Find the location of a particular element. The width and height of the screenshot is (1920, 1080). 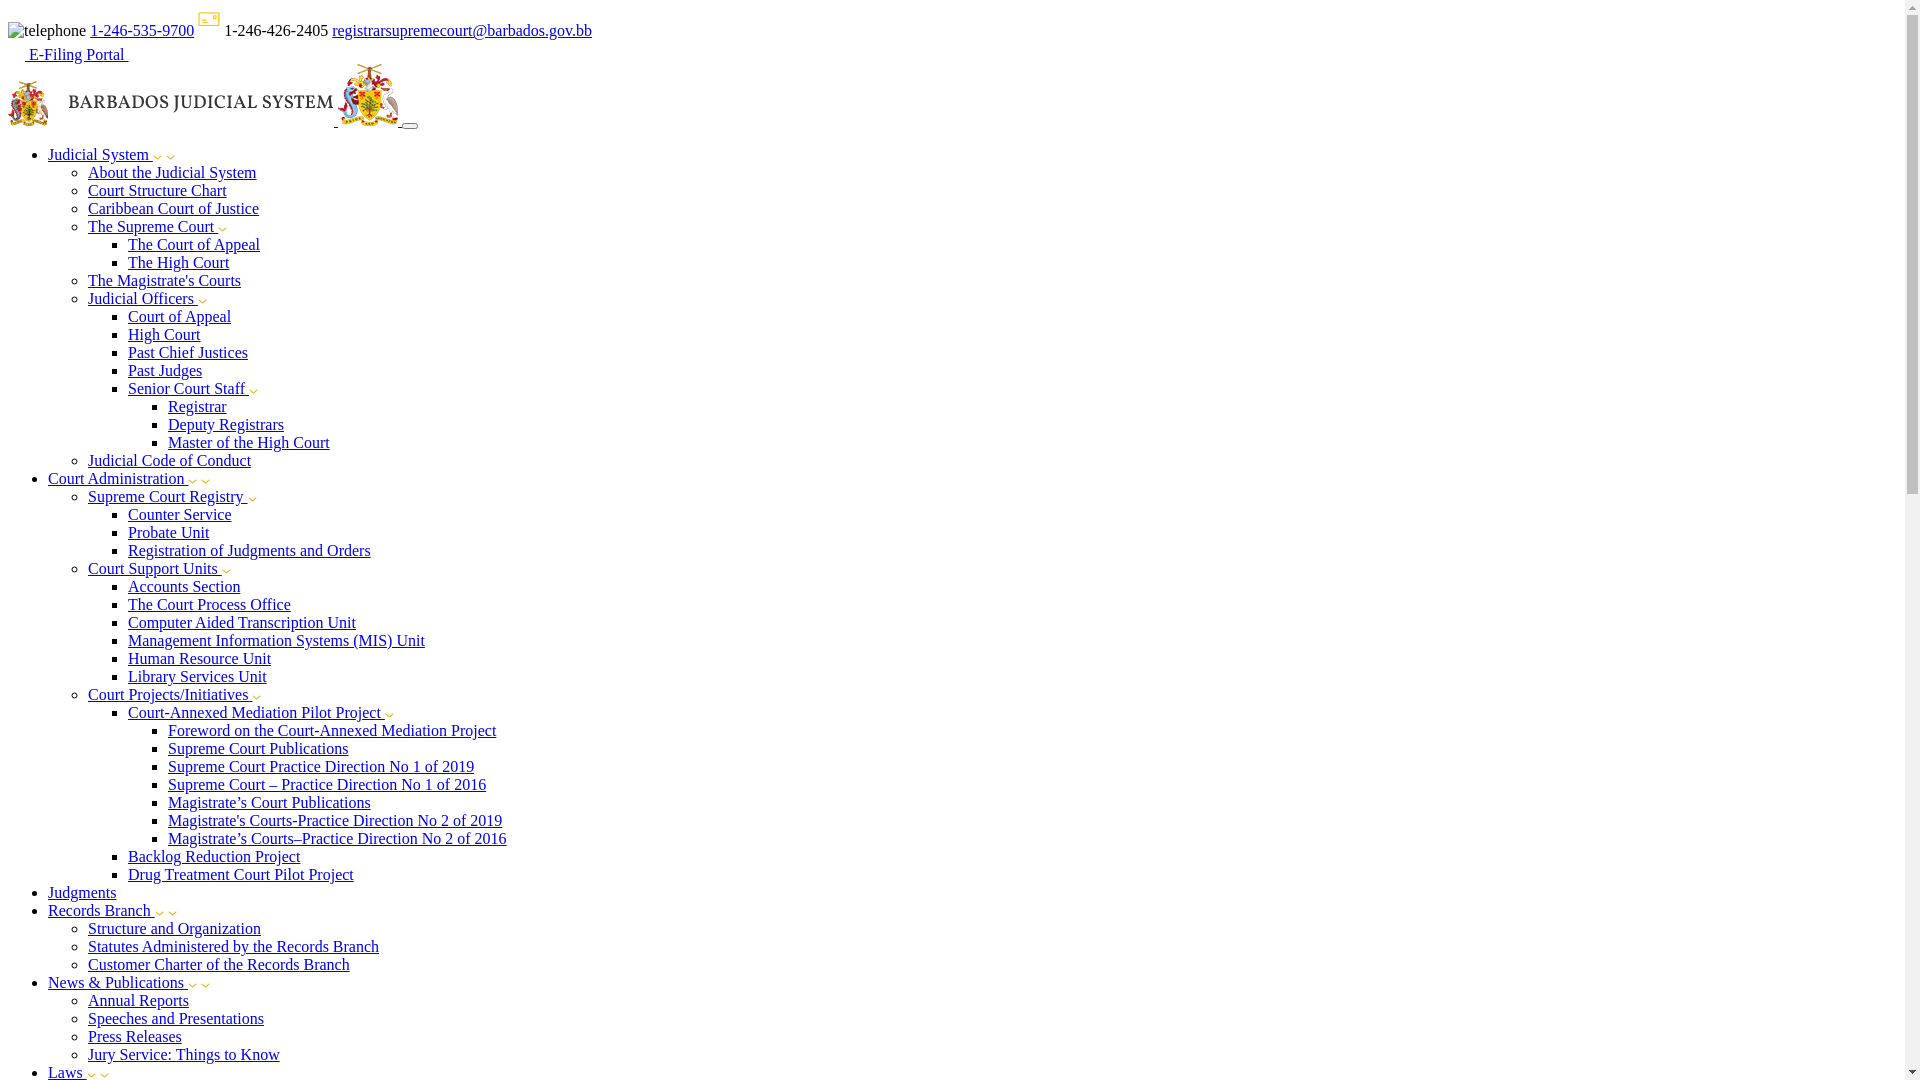

'Court of Appeal' is located at coordinates (179, 315).